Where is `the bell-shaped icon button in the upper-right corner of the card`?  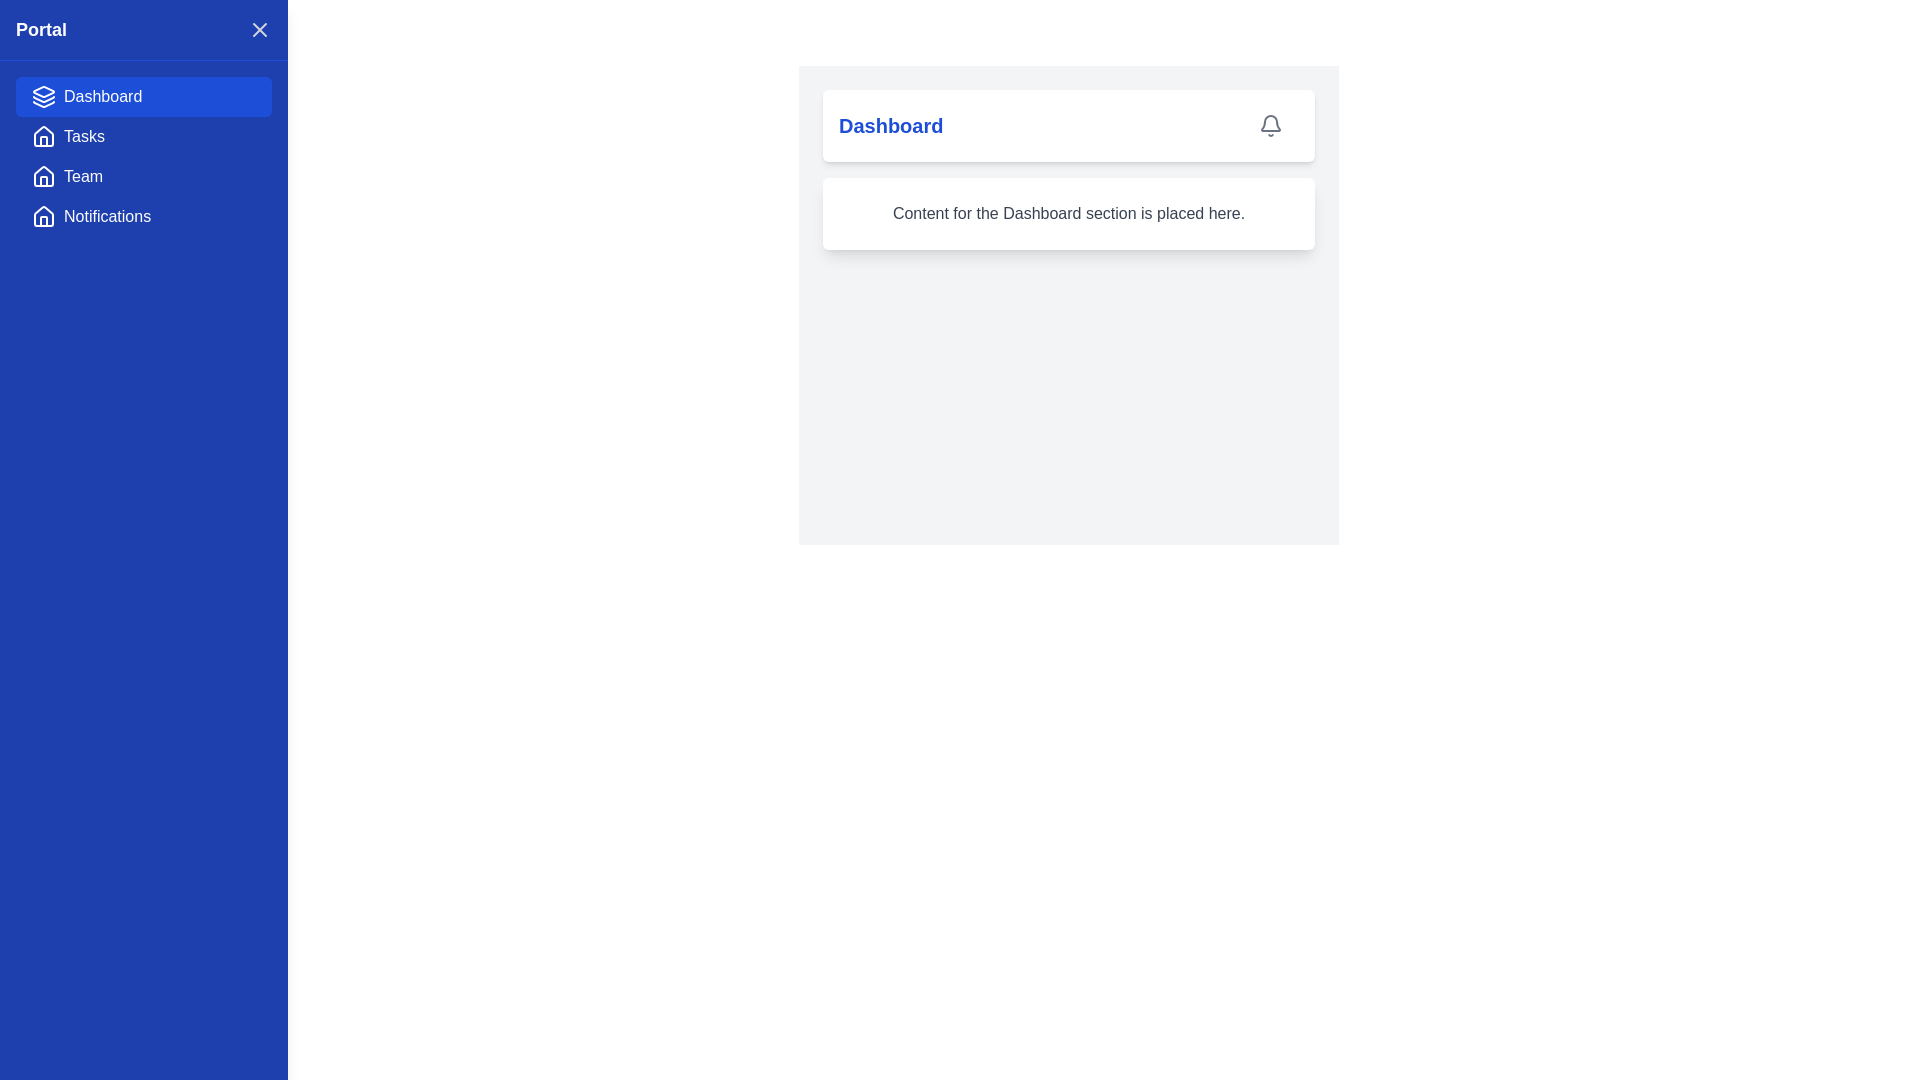 the bell-shaped icon button in the upper-right corner of the card is located at coordinates (1270, 126).